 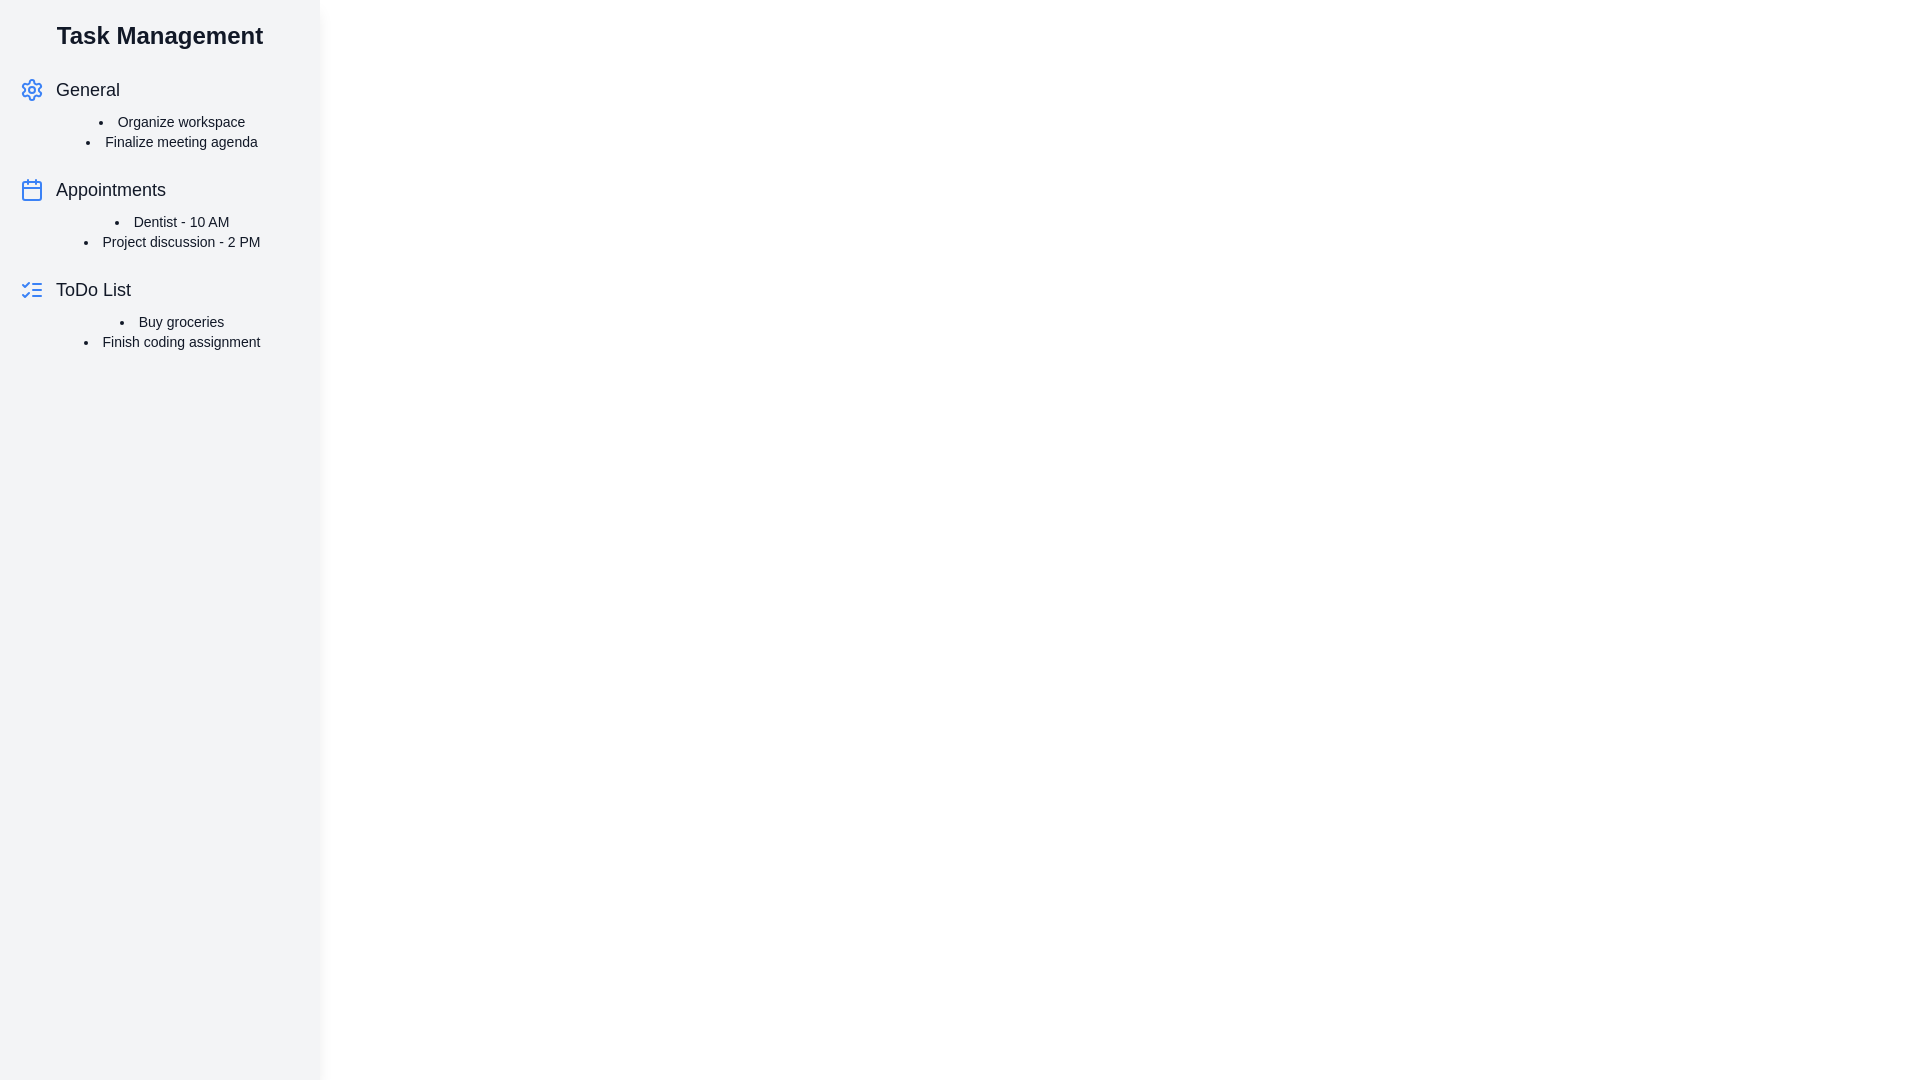 I want to click on the task category ToDo List by clicking on its name or icon, so click(x=91, y=289).